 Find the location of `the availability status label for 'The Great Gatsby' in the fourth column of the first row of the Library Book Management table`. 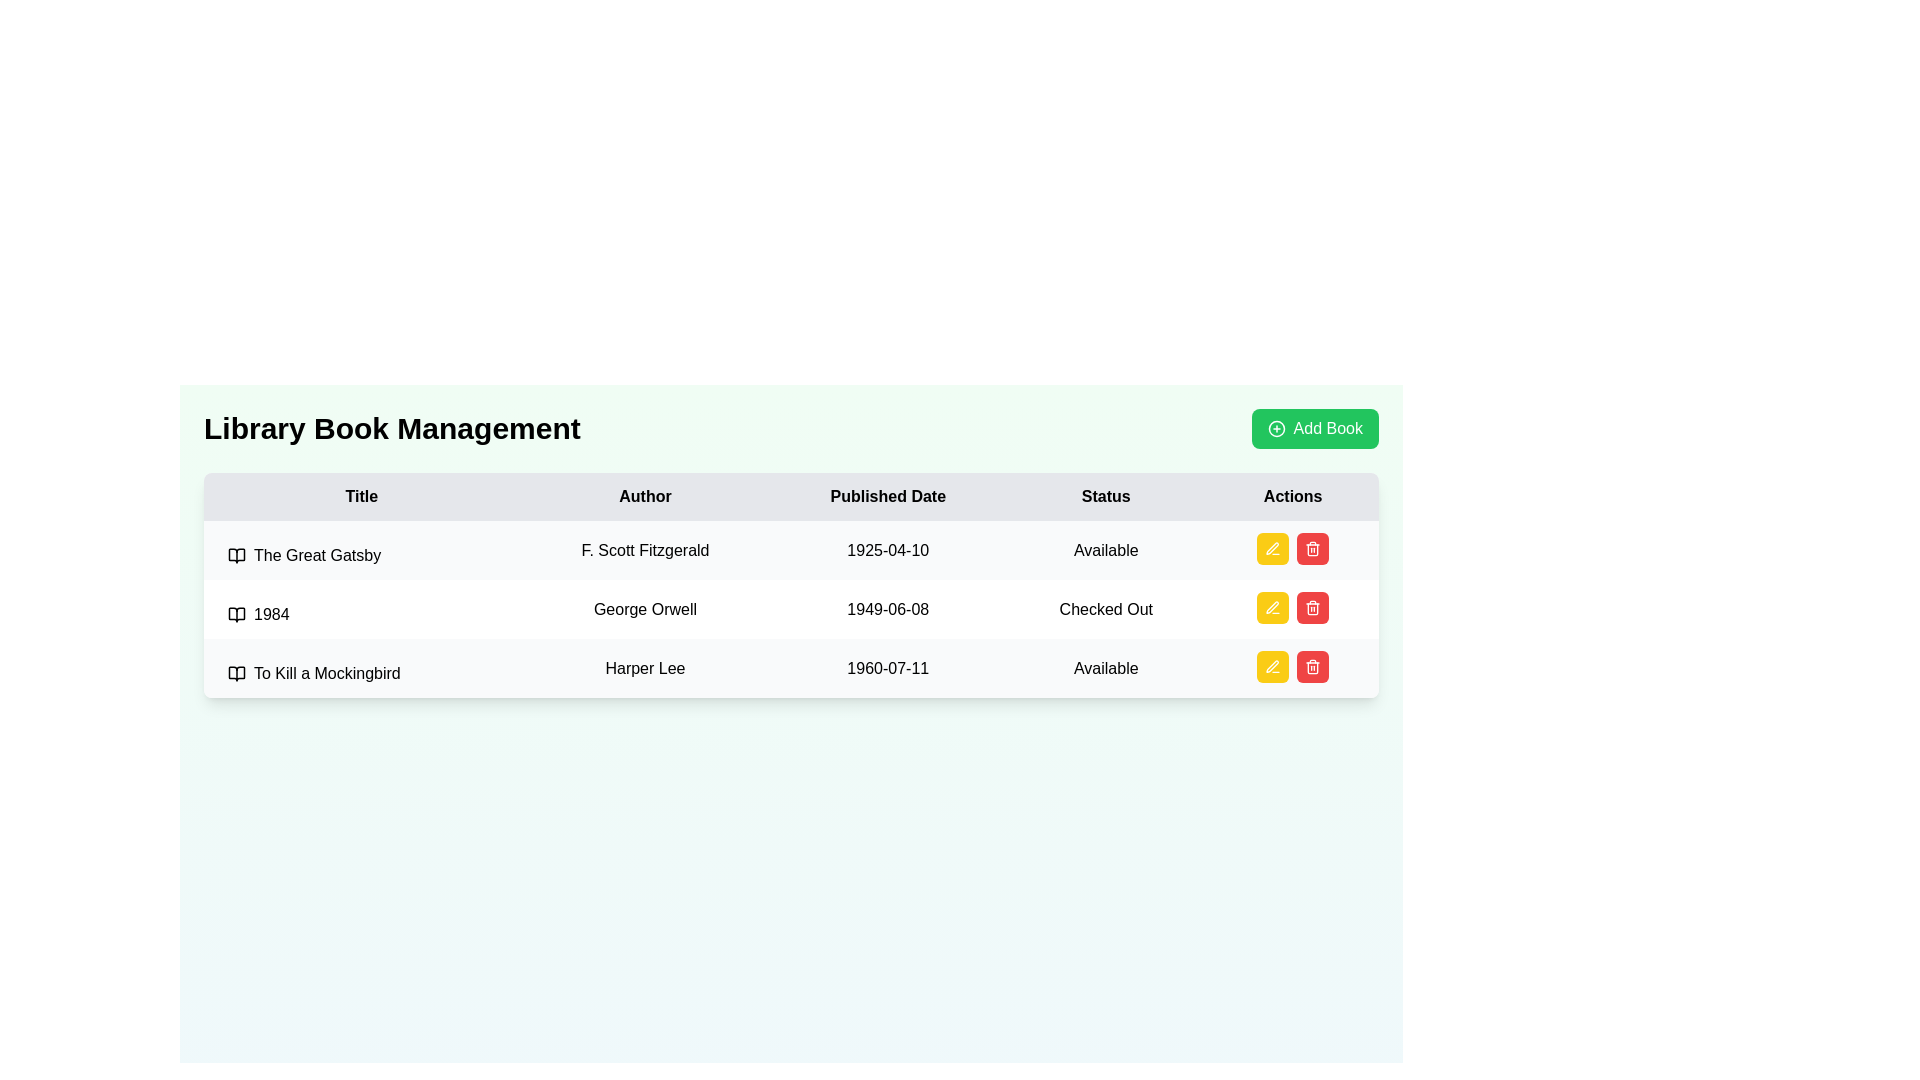

the availability status label for 'The Great Gatsby' in the fourth column of the first row of the Library Book Management table is located at coordinates (1105, 550).